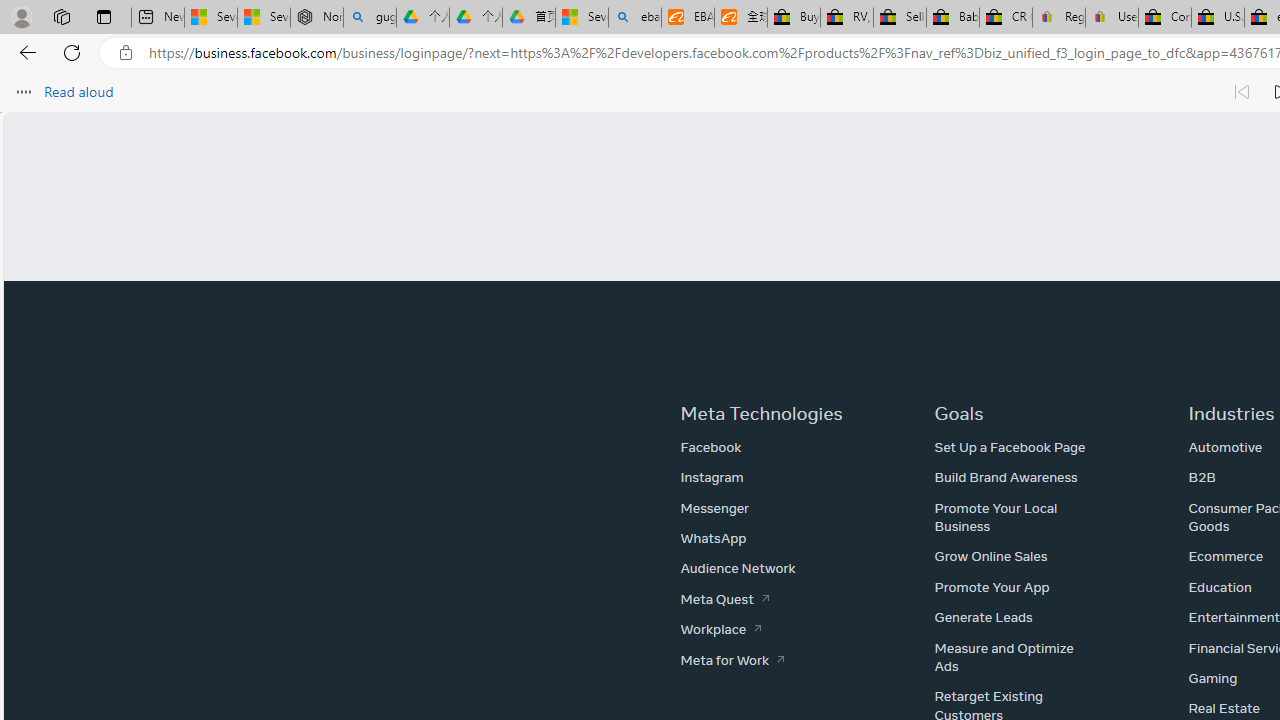  I want to click on 'Grow Online Sales', so click(991, 556).